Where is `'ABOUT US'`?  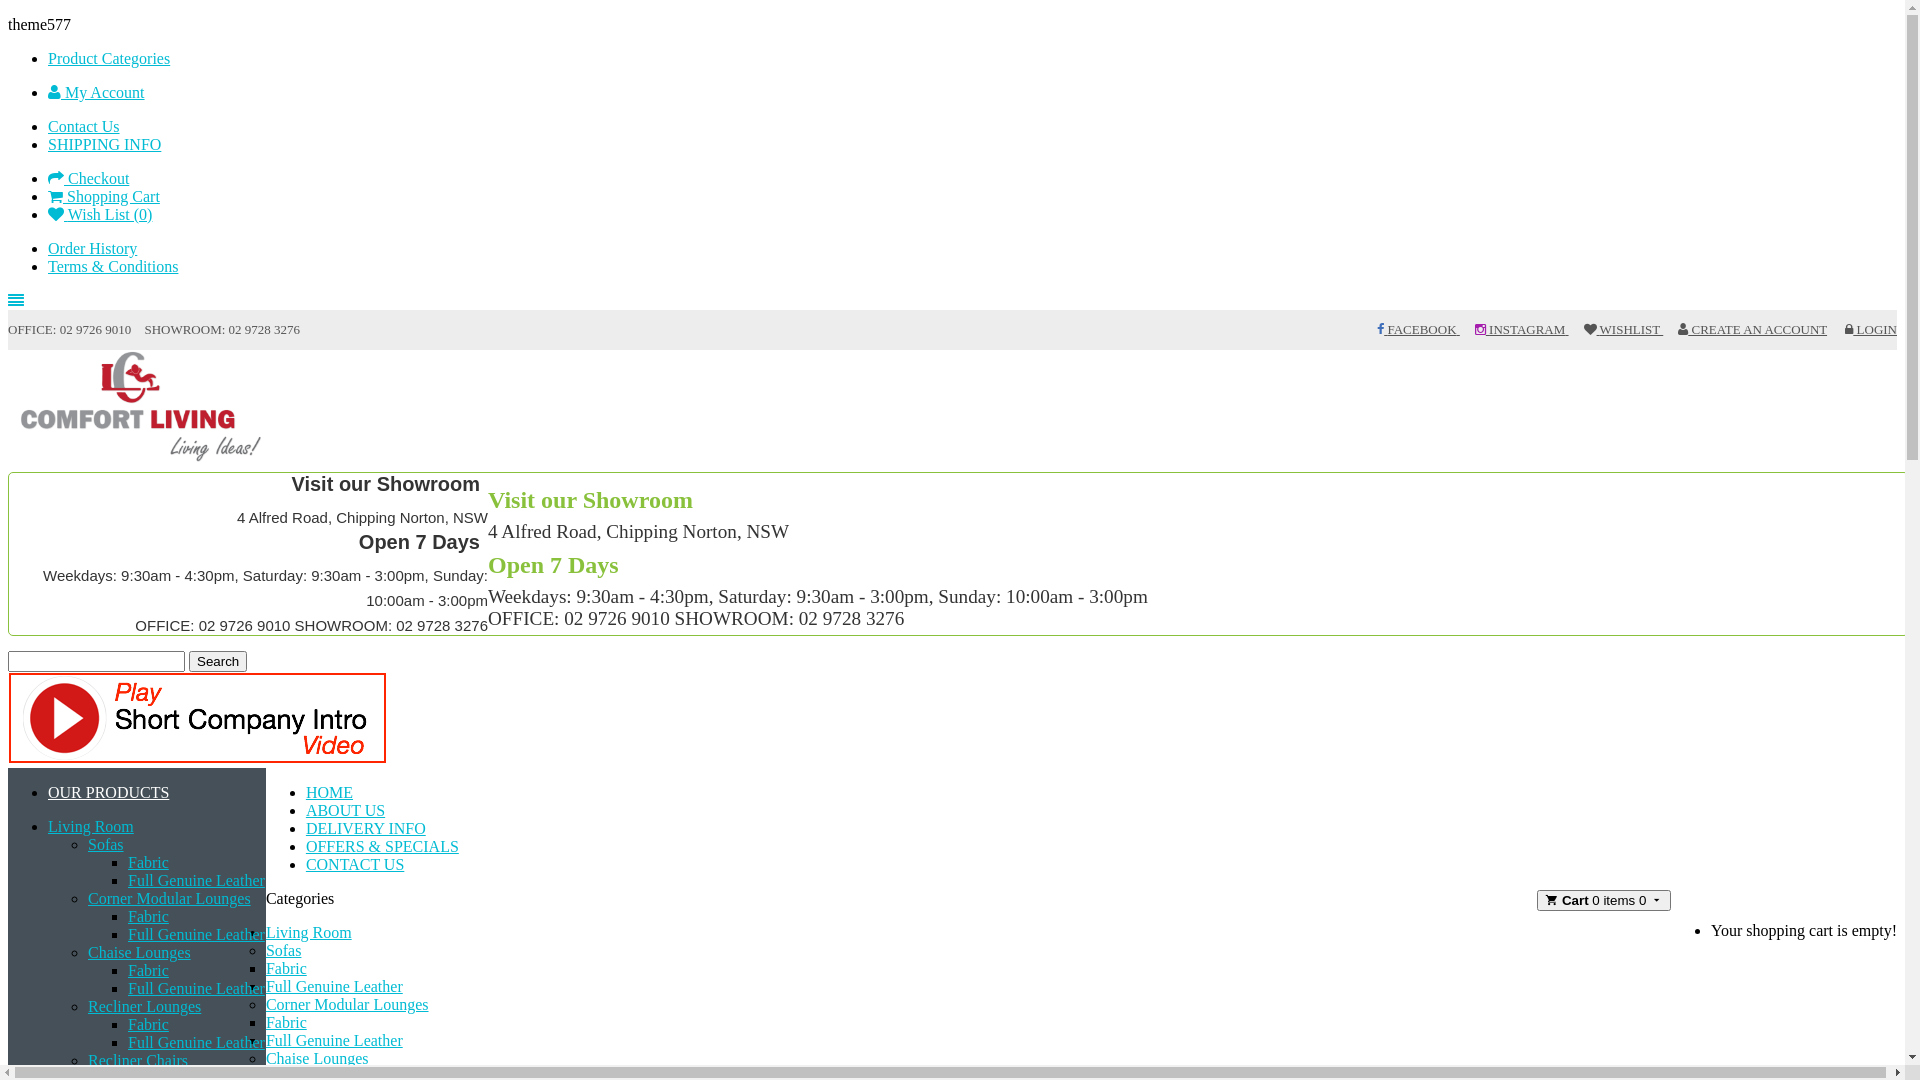 'ABOUT US' is located at coordinates (345, 810).